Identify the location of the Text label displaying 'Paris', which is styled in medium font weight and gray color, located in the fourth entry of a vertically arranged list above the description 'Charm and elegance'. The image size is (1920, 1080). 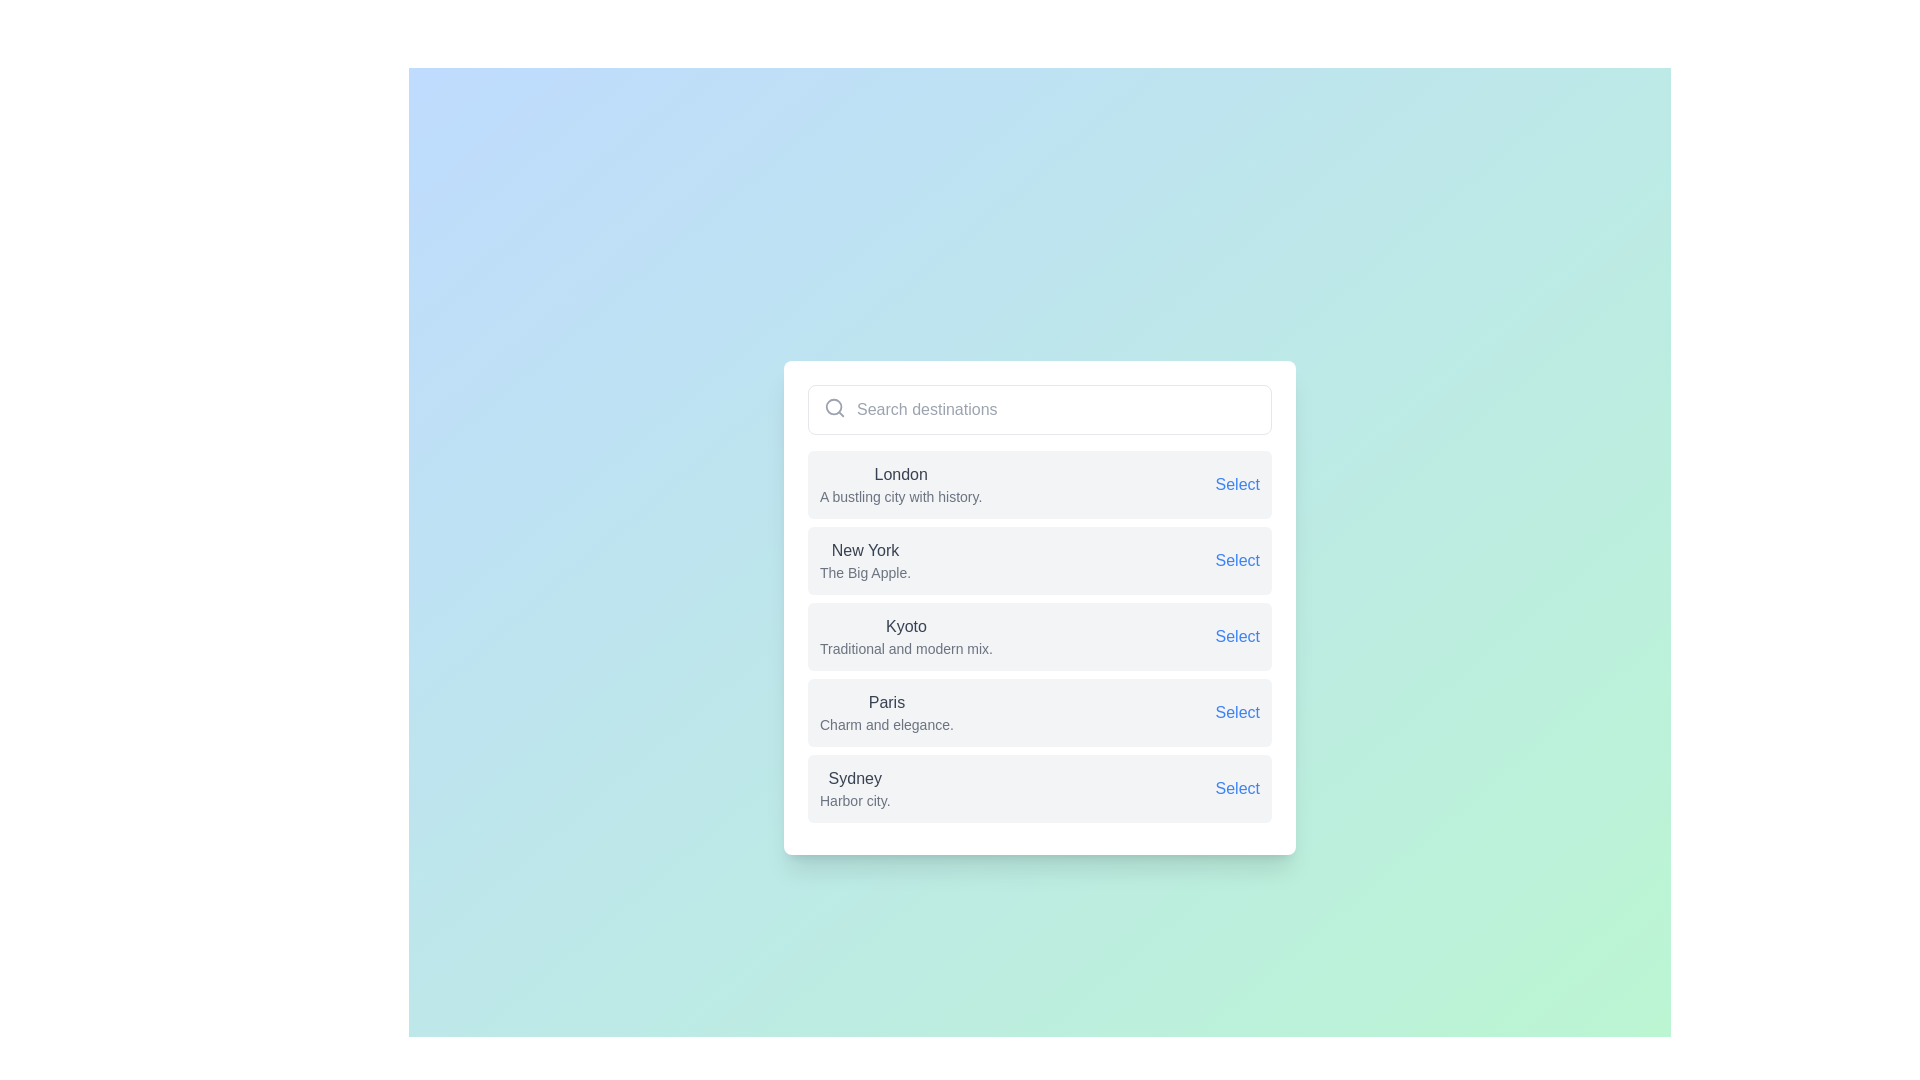
(885, 701).